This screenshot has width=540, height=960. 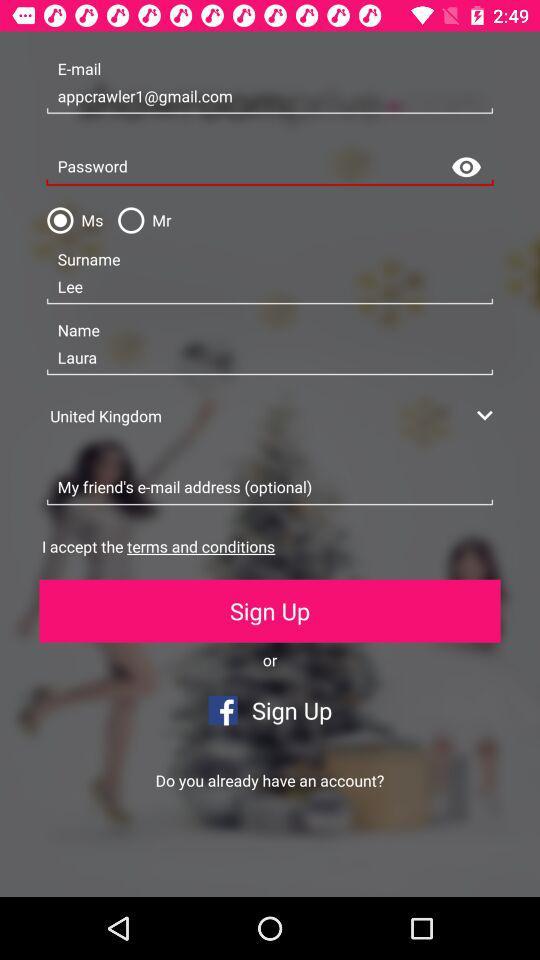 What do you see at coordinates (157, 546) in the screenshot?
I see `the i accept the icon` at bounding box center [157, 546].